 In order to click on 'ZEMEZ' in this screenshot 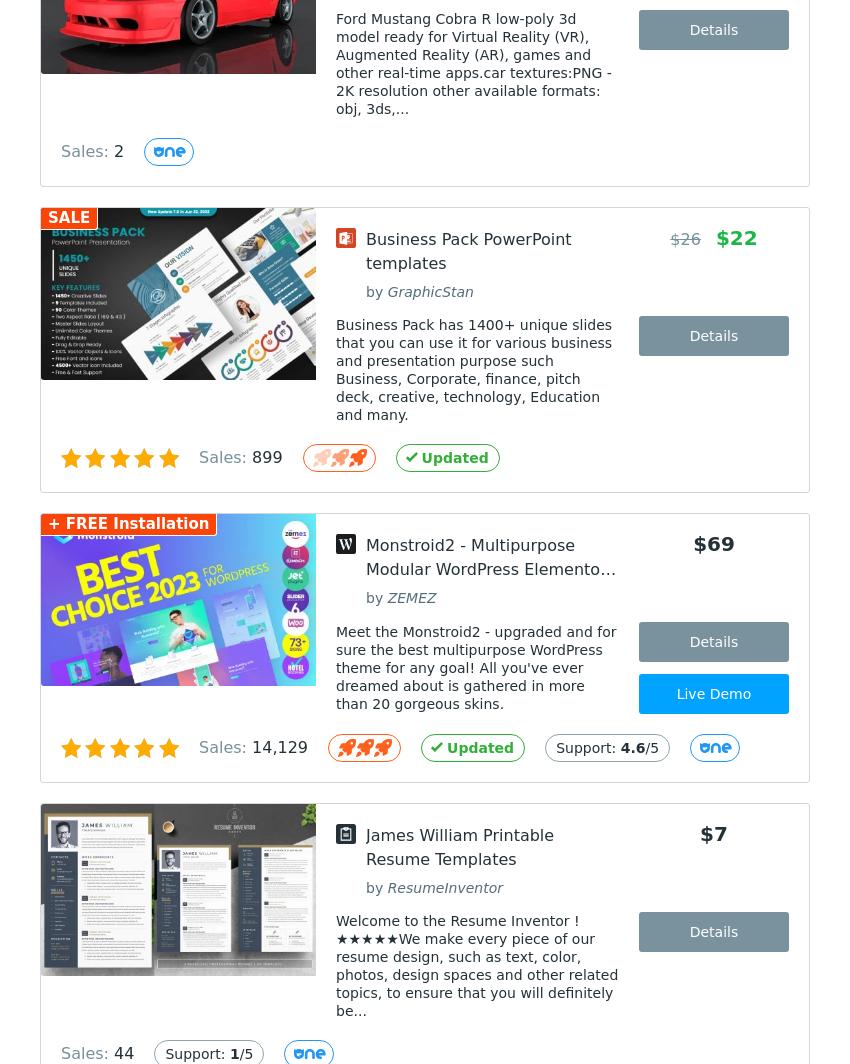, I will do `click(411, 597)`.